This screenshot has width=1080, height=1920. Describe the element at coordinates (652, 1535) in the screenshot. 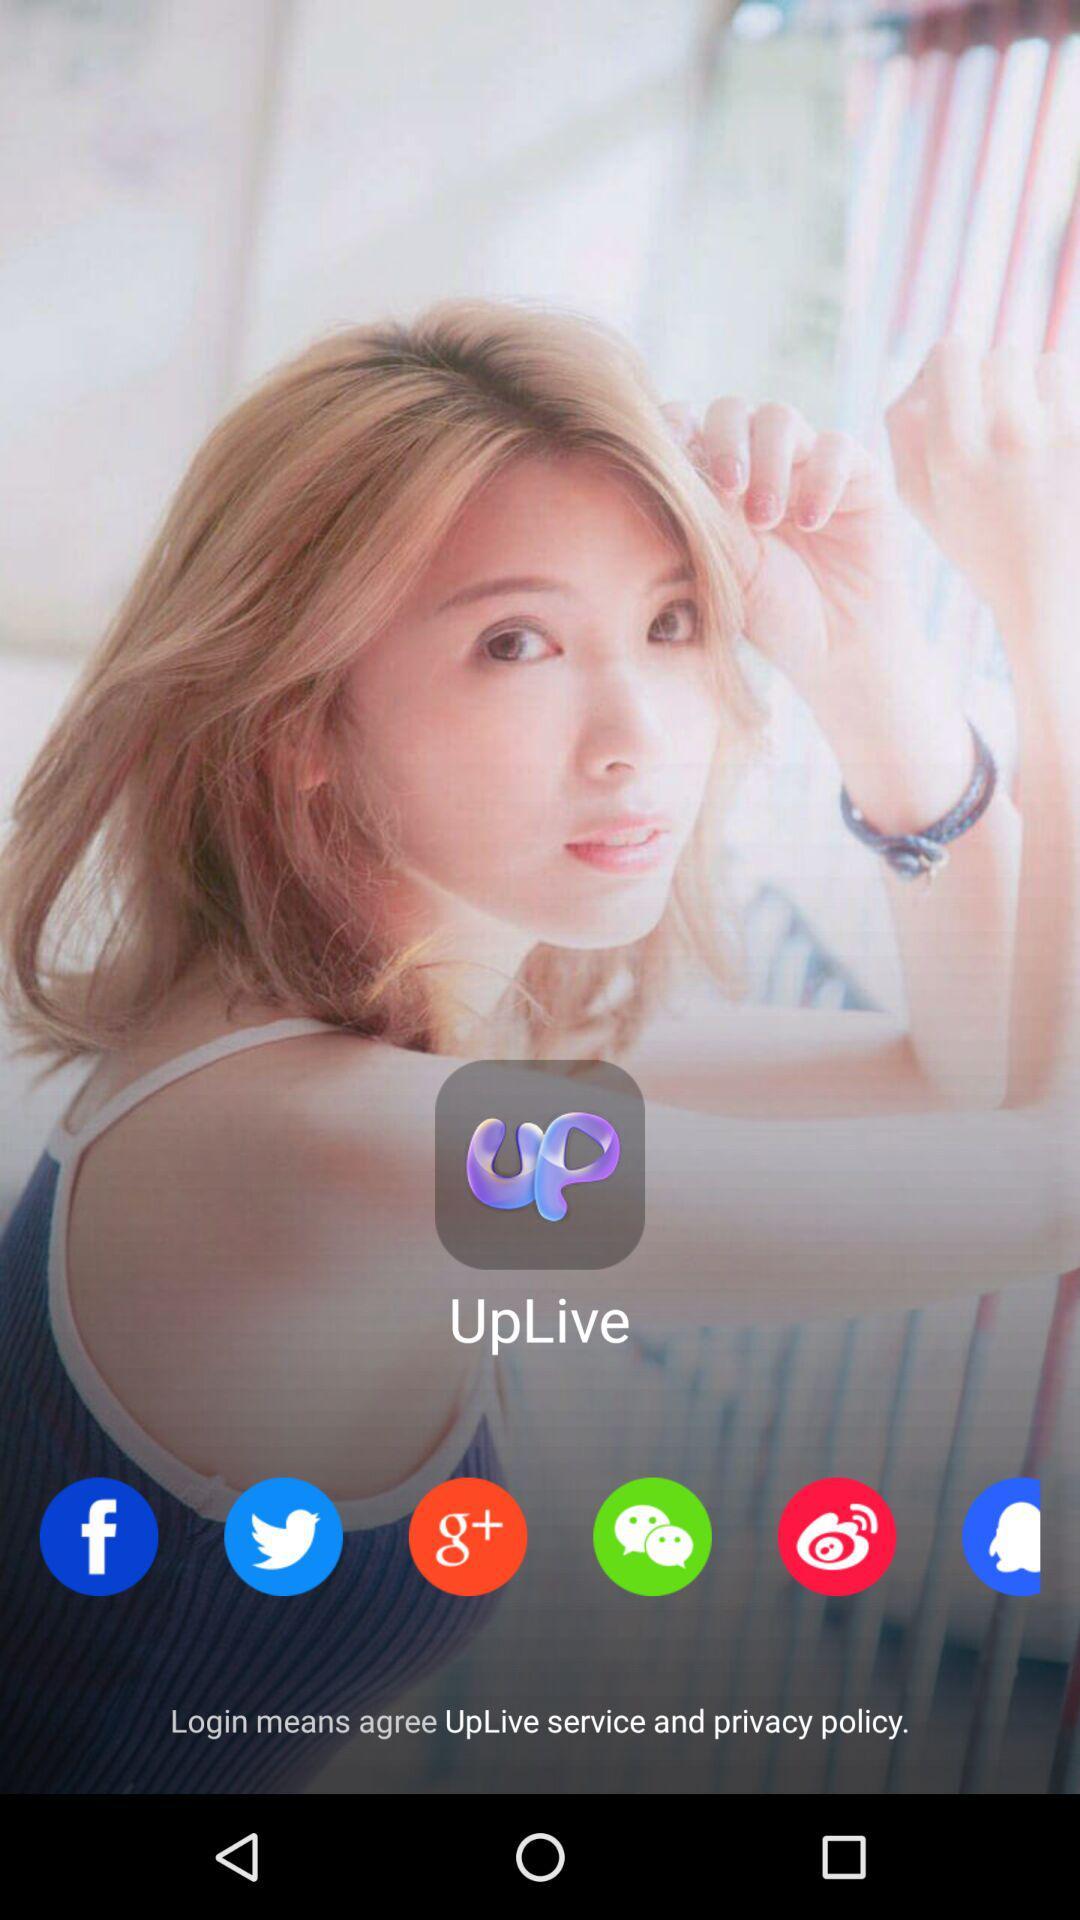

I see `the chat icon` at that location.